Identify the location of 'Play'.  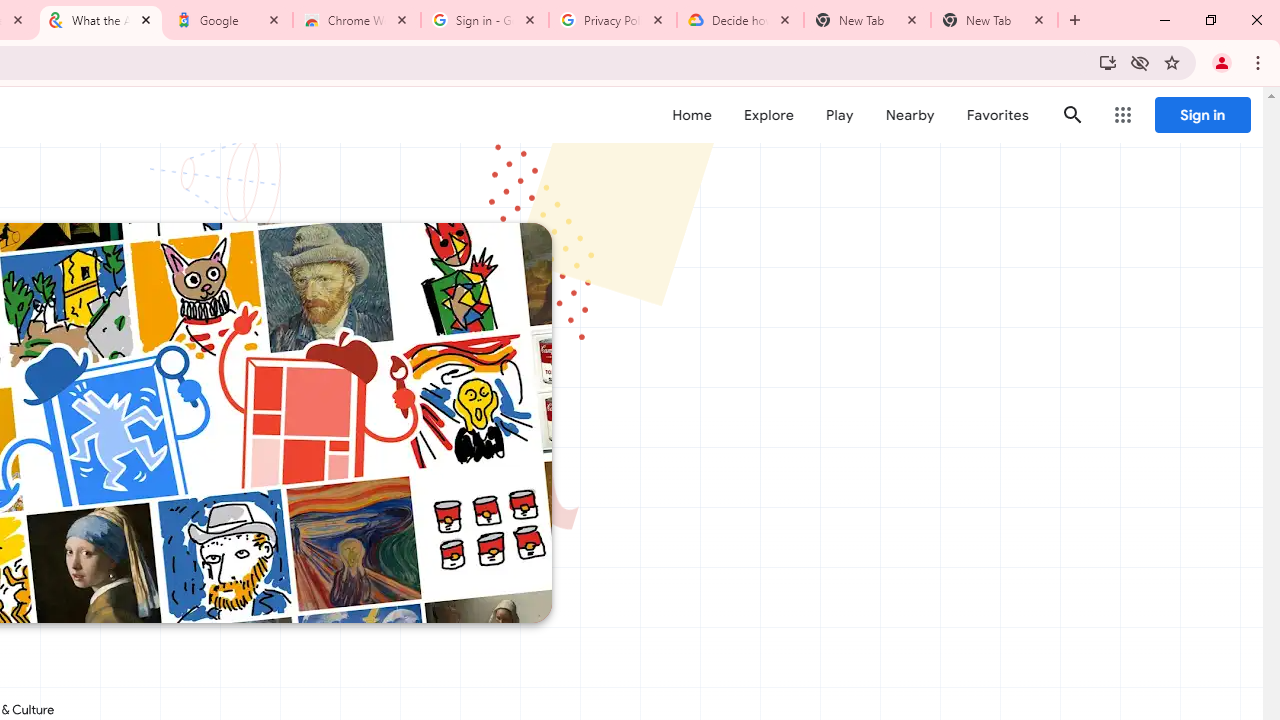
(840, 115).